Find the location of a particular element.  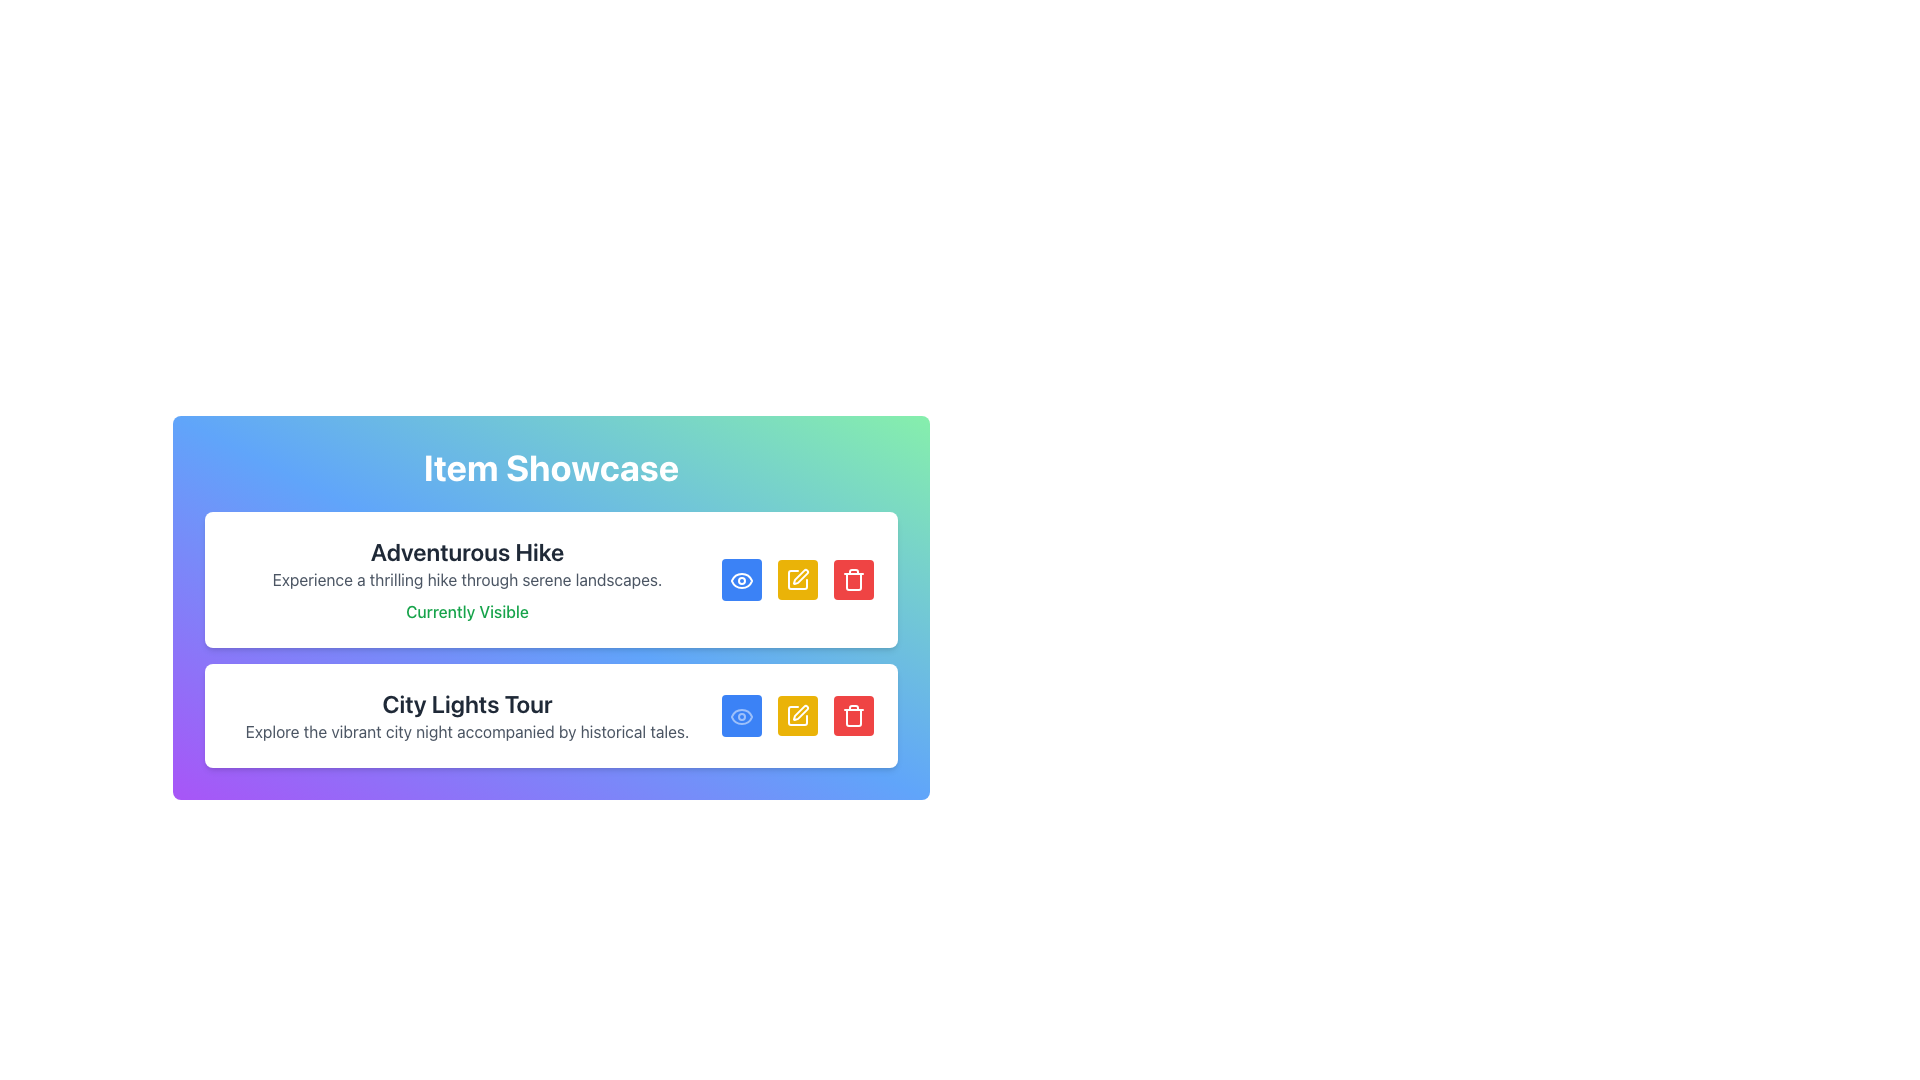

the text element reading 'Experience a thrilling hike through serene landscapes.' which is styled in gray font and located under the title 'Adventurous Hike' and above 'Currently Visible' is located at coordinates (466, 579).